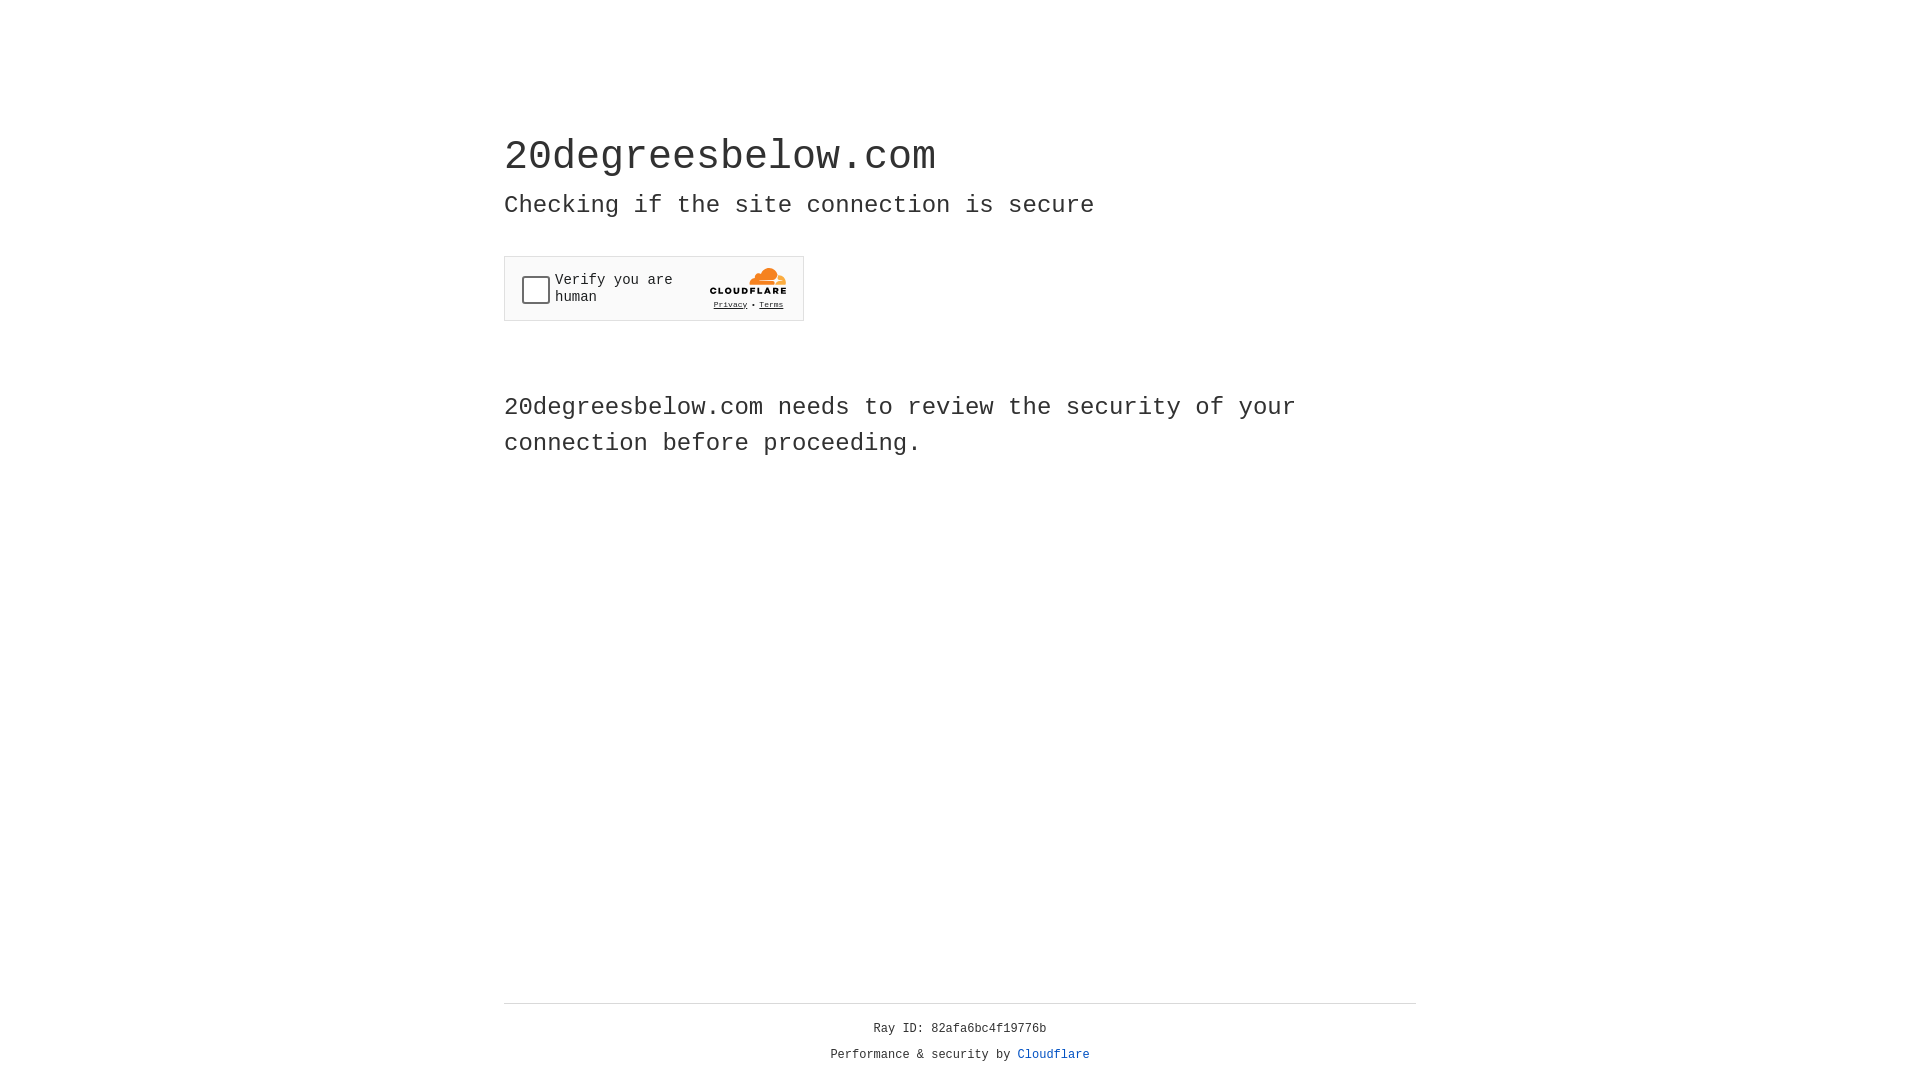  Describe the element at coordinates (653, 288) in the screenshot. I see `'Widget containing a Cloudflare security challenge'` at that location.